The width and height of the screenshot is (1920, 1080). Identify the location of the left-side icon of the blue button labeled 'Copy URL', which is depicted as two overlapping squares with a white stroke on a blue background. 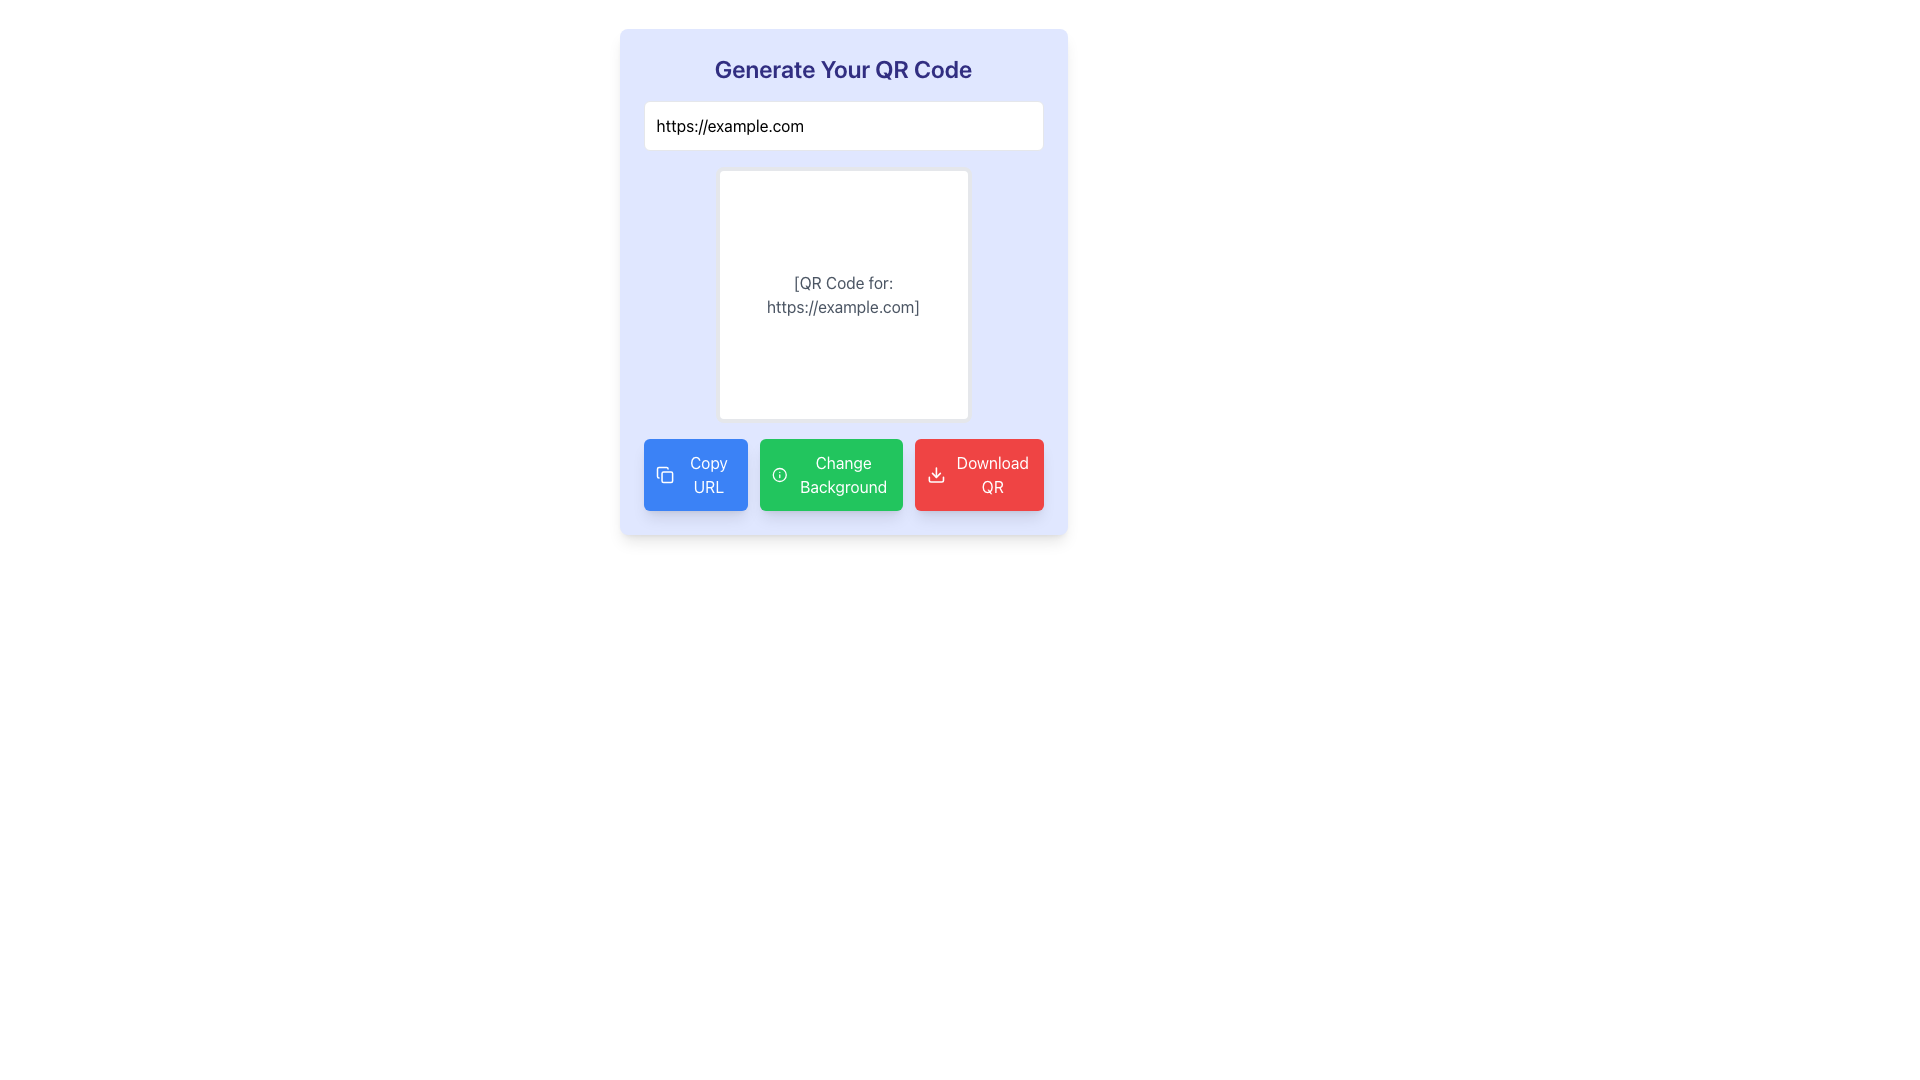
(664, 474).